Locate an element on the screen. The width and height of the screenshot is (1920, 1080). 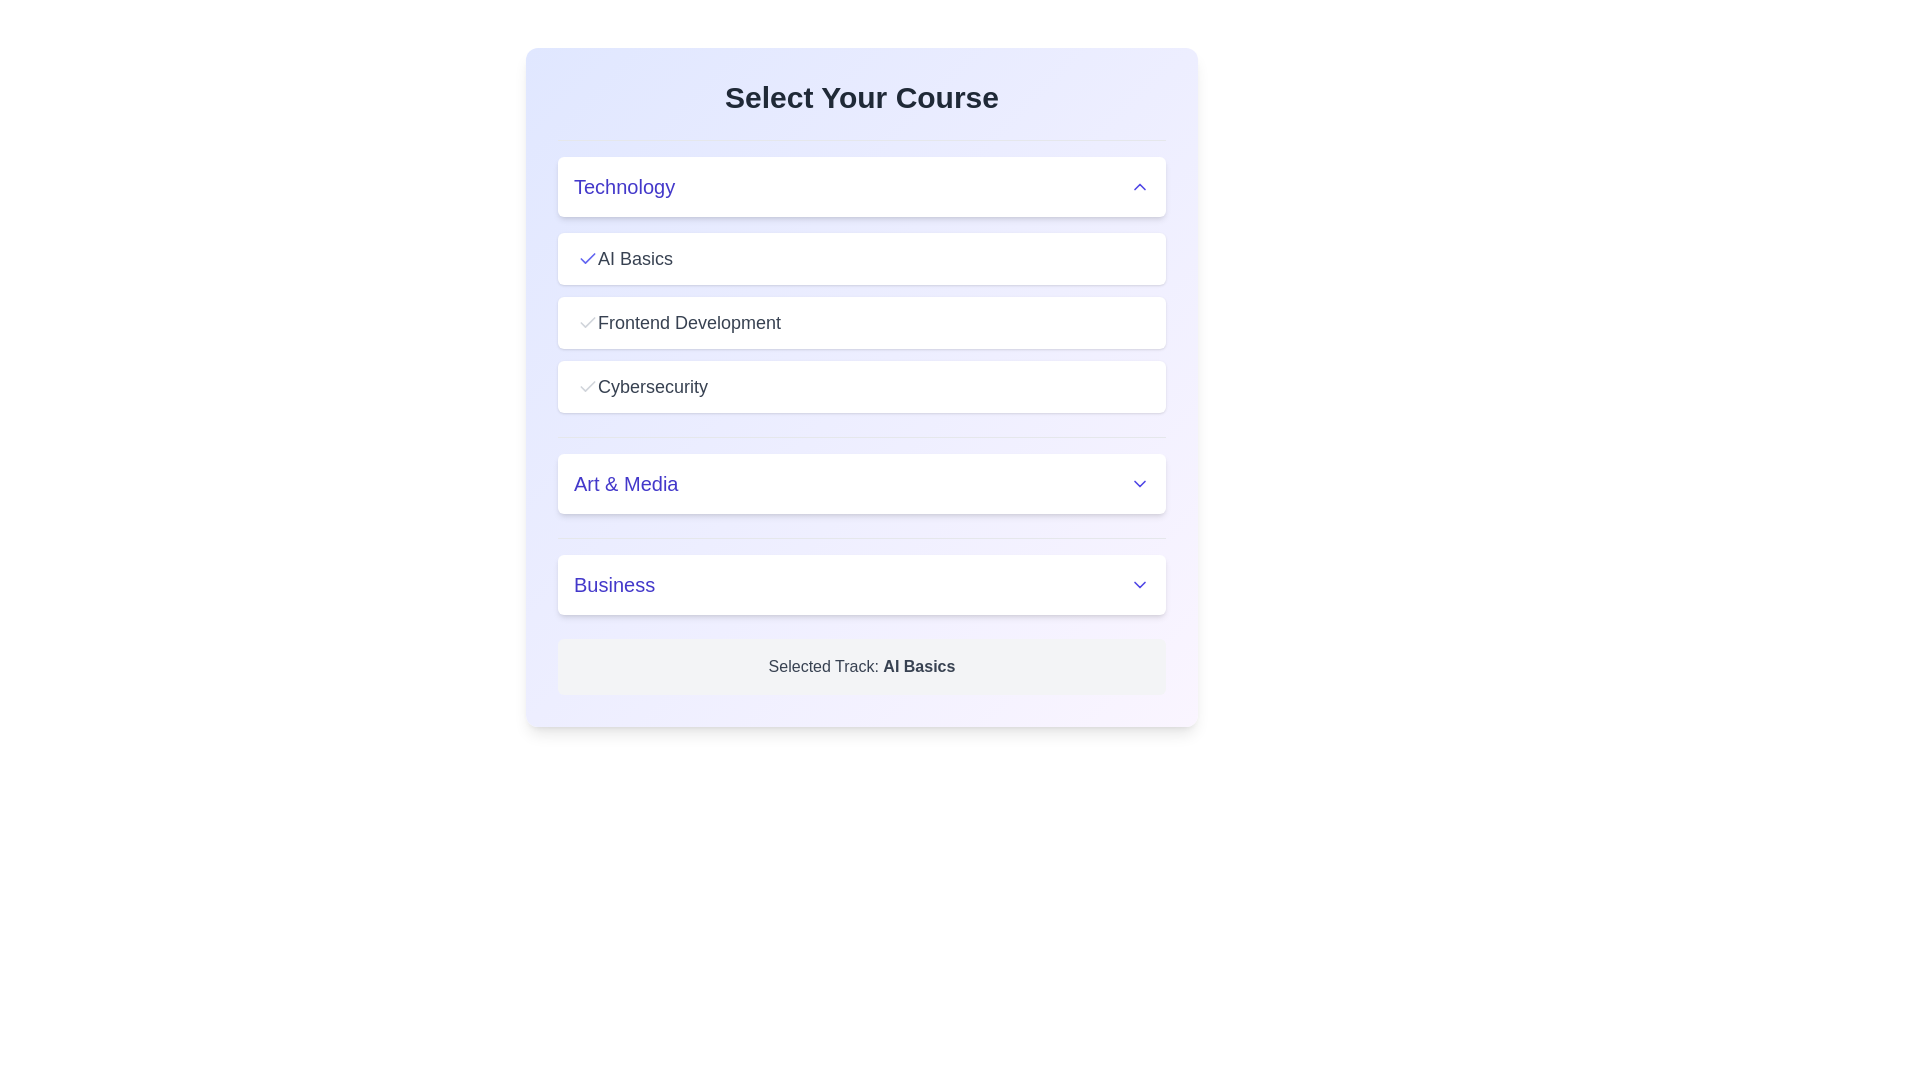
the 'Art & Media' button is located at coordinates (862, 475).